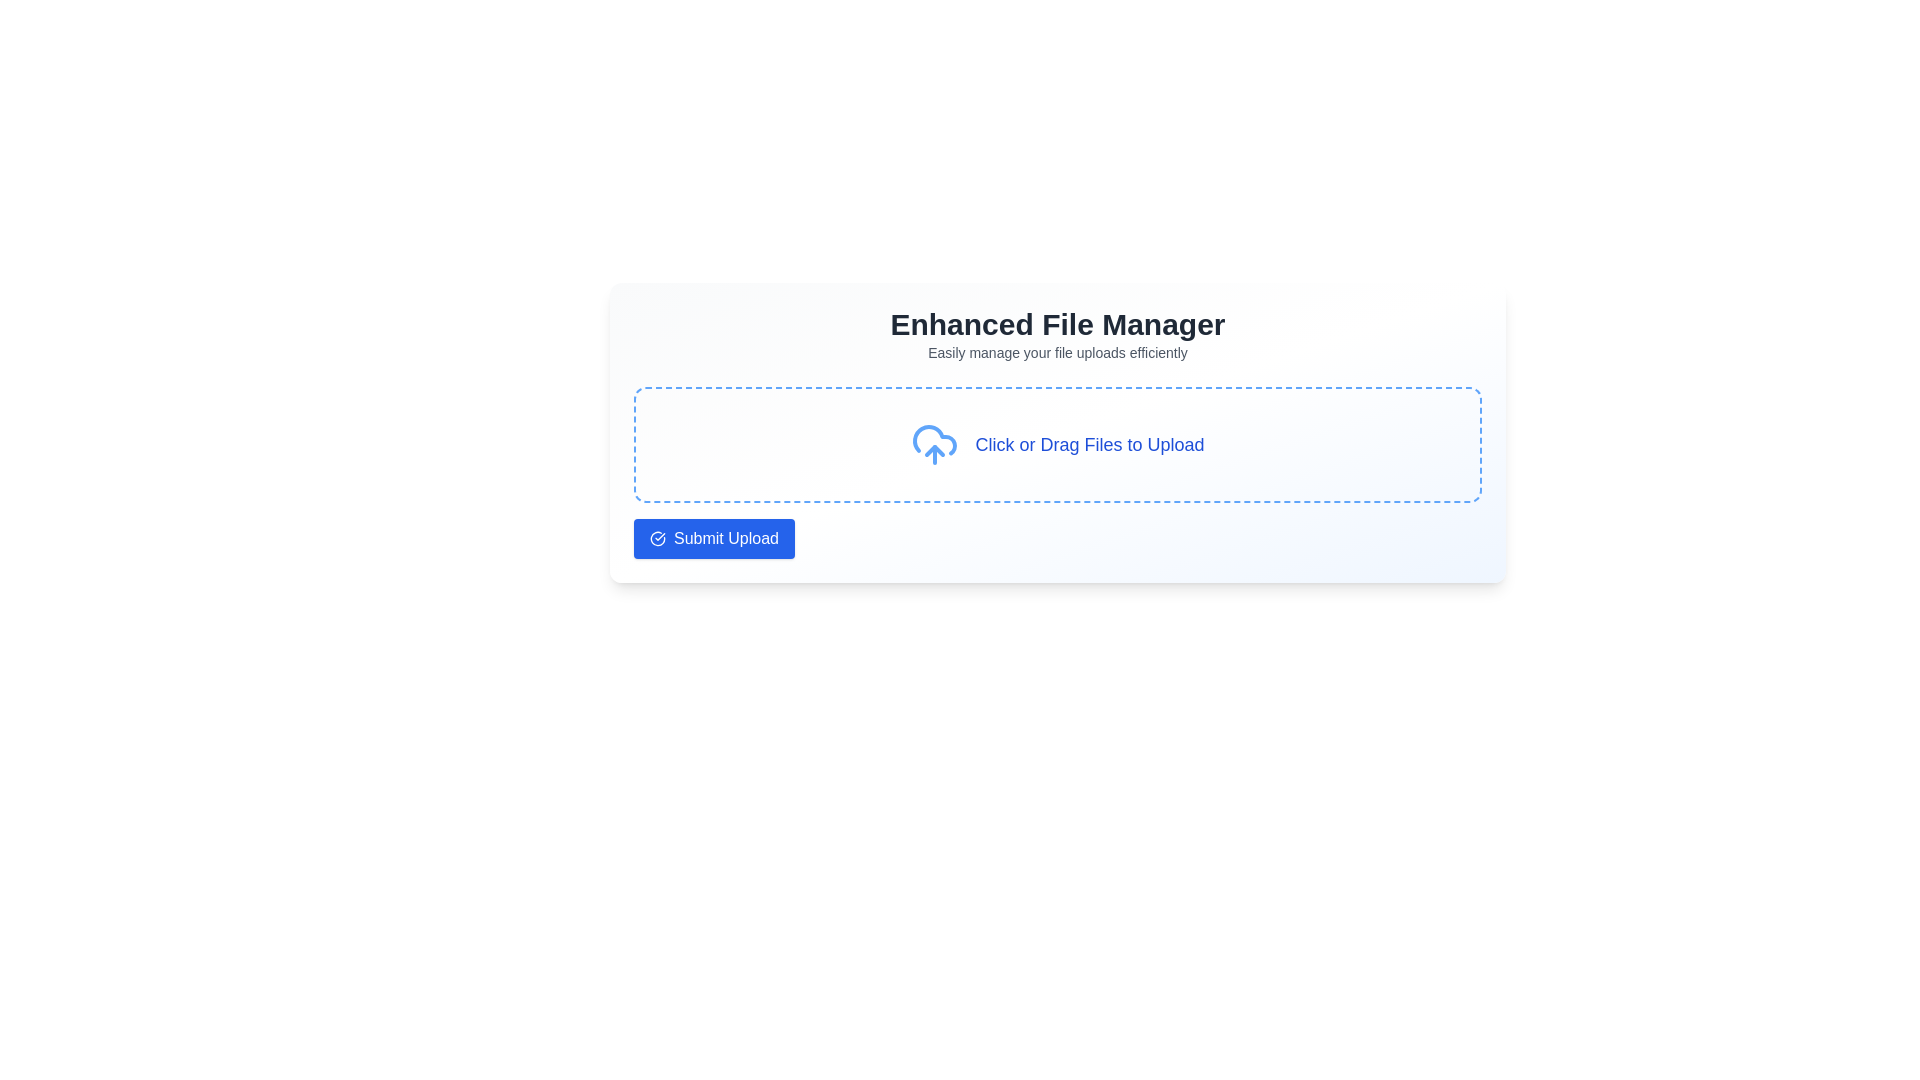  I want to click on instruction text label located in the center of the dashed-bordered box within the 'Enhanced File Manager' section, which prompts users to click or drag and drop files for uploading, so click(1088, 443).